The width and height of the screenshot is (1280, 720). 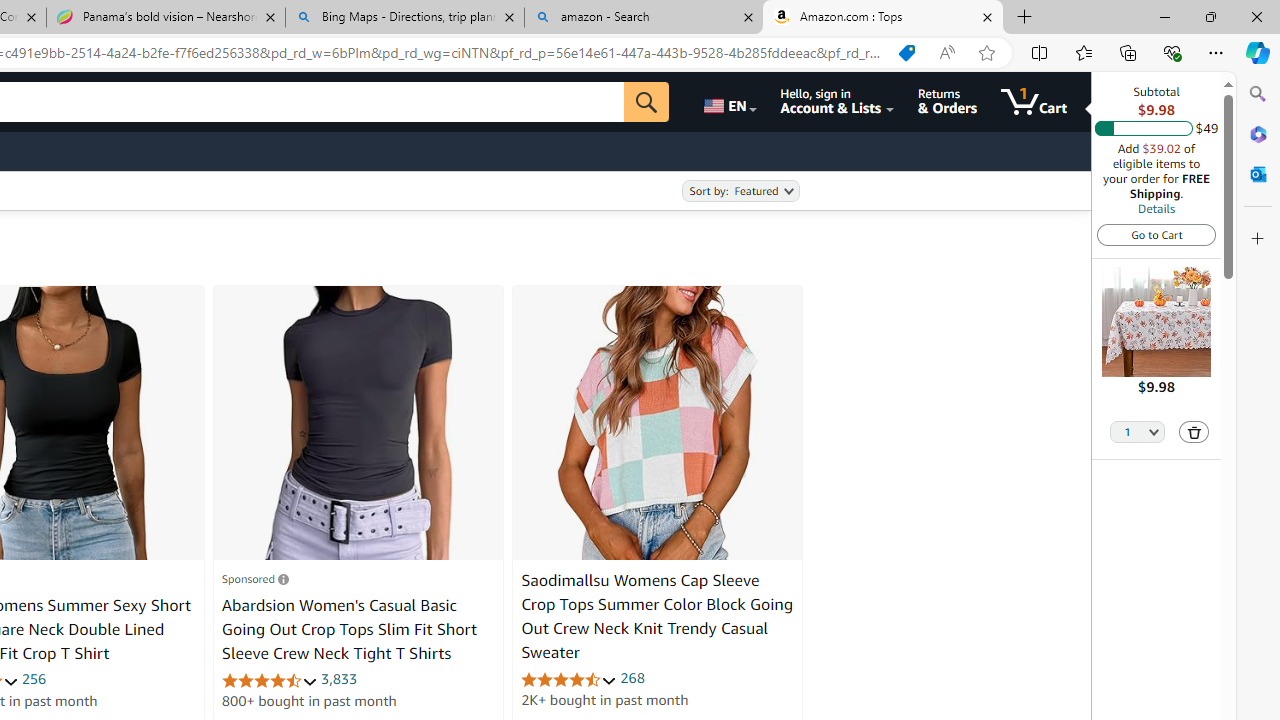 What do you see at coordinates (1137, 429) in the screenshot?
I see `'Quantity Selector'` at bounding box center [1137, 429].